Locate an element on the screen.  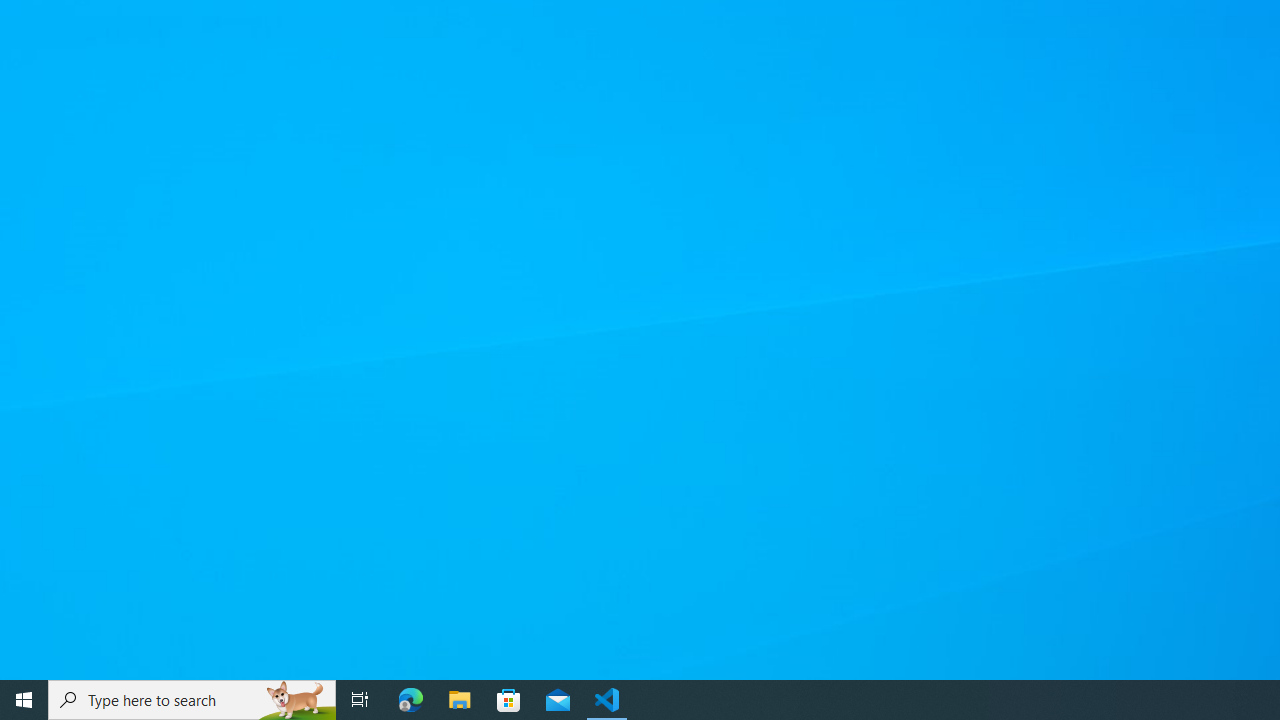
'Visual Studio Code - 1 running window' is located at coordinates (606, 698).